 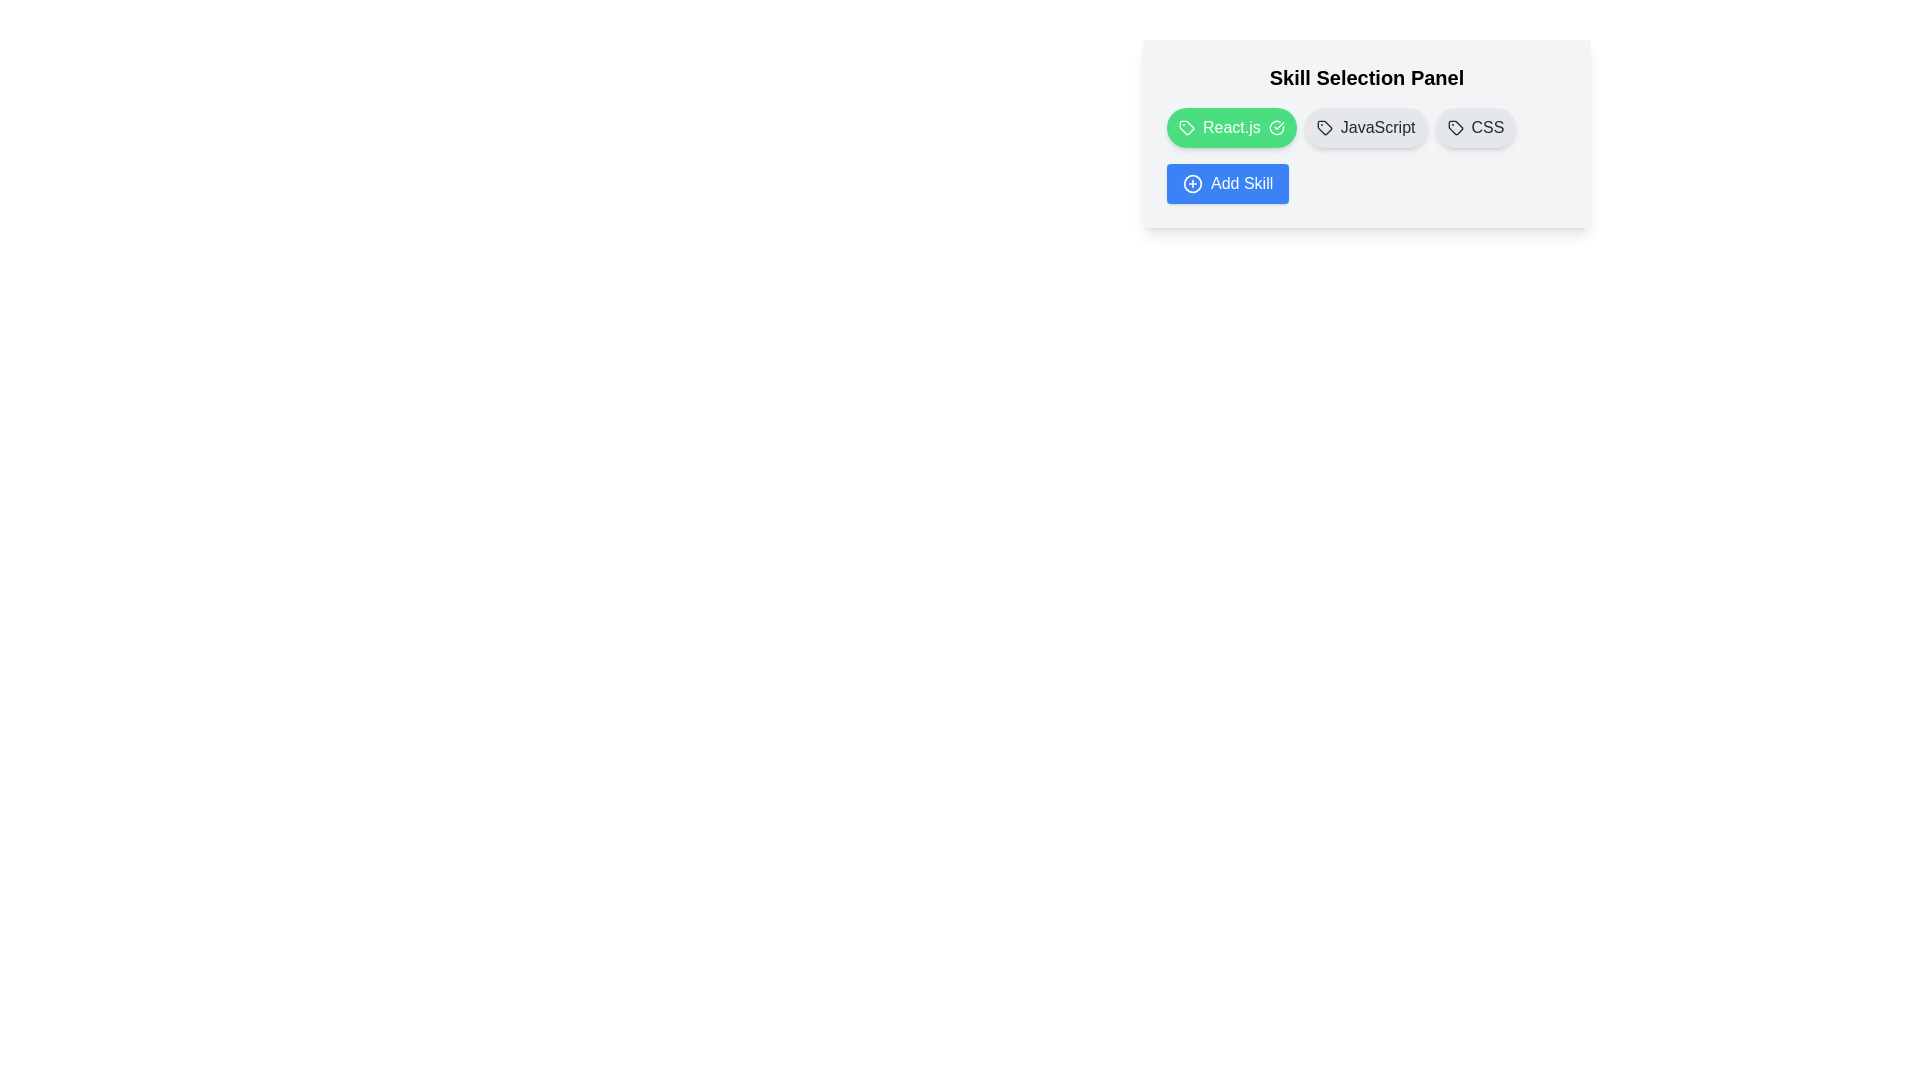 I want to click on tag icon element within the skill badge interface for 'React.js', which is a vector graphic with a light stroke color and no fill, located in the top-left quadrant of the skill selection panel, so click(x=1186, y=127).